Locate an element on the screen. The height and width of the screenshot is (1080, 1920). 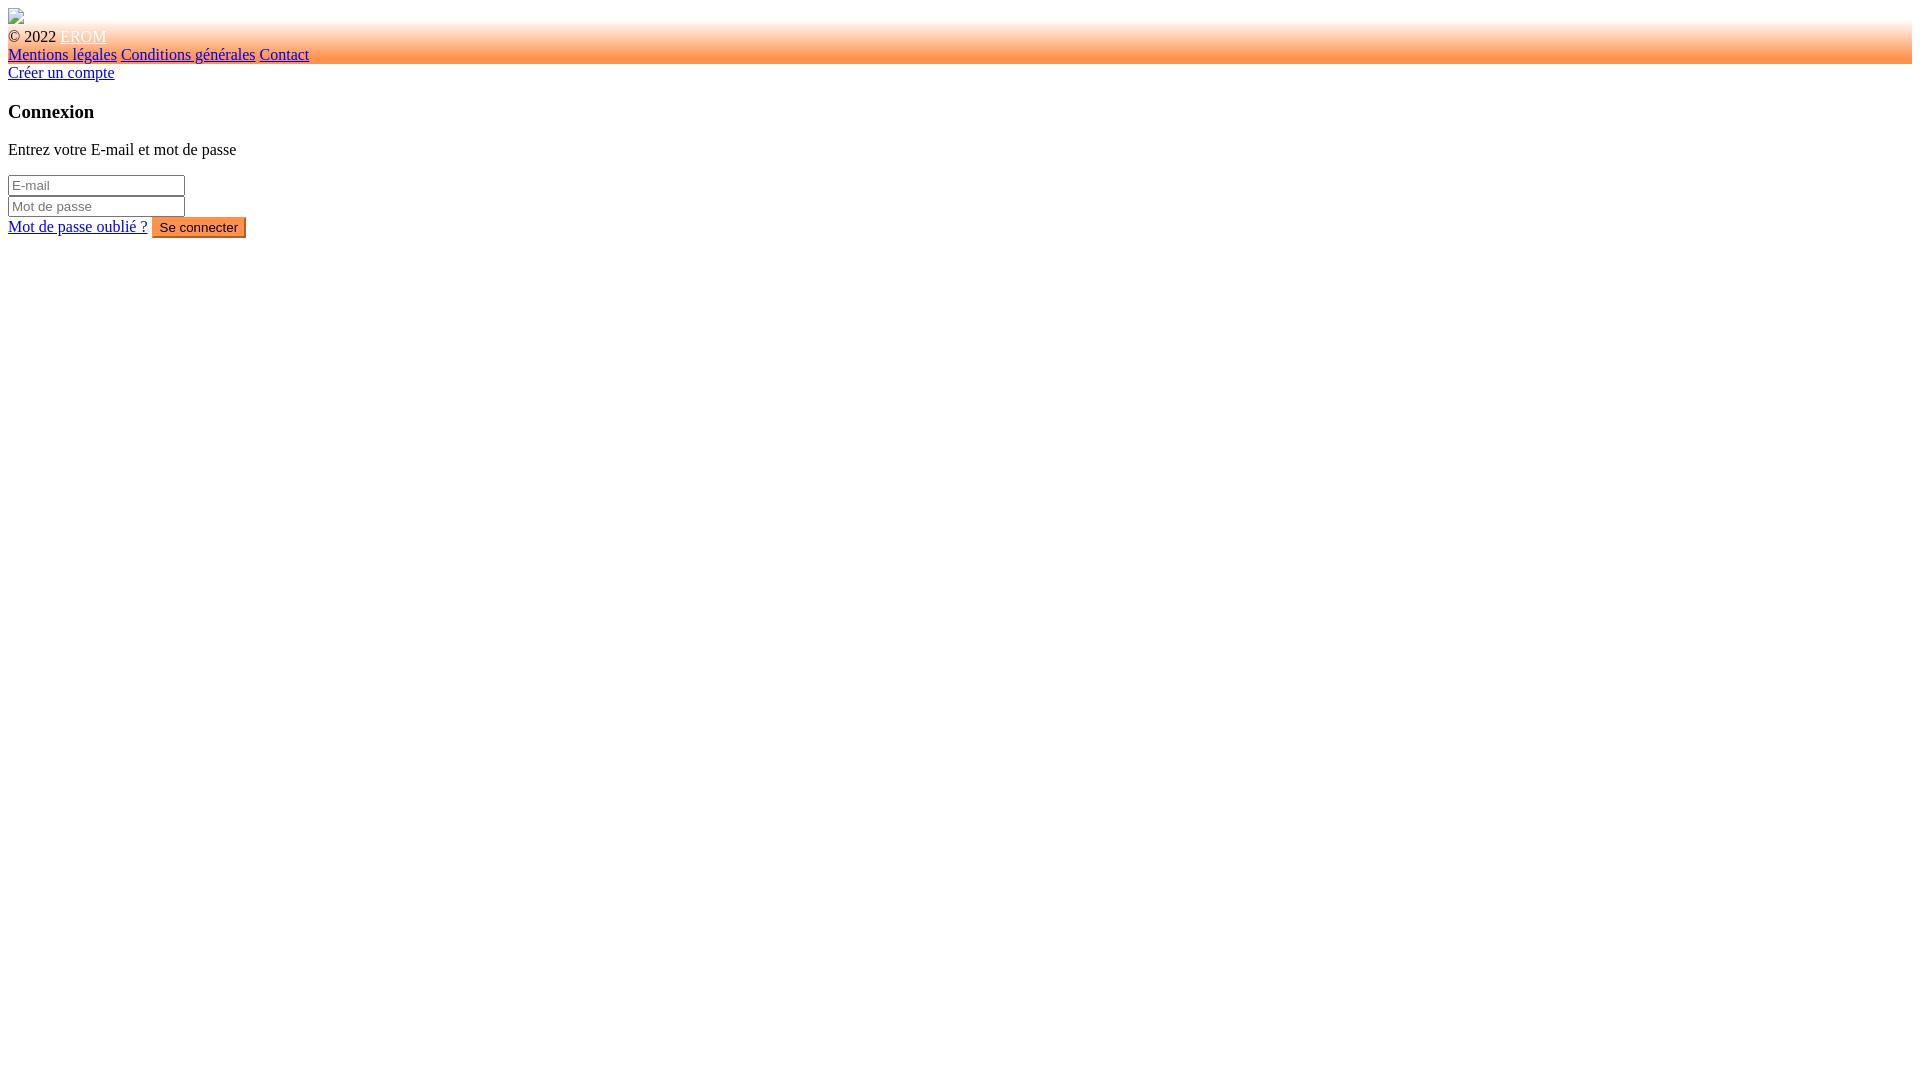
'Se connecter' is located at coordinates (199, 226).